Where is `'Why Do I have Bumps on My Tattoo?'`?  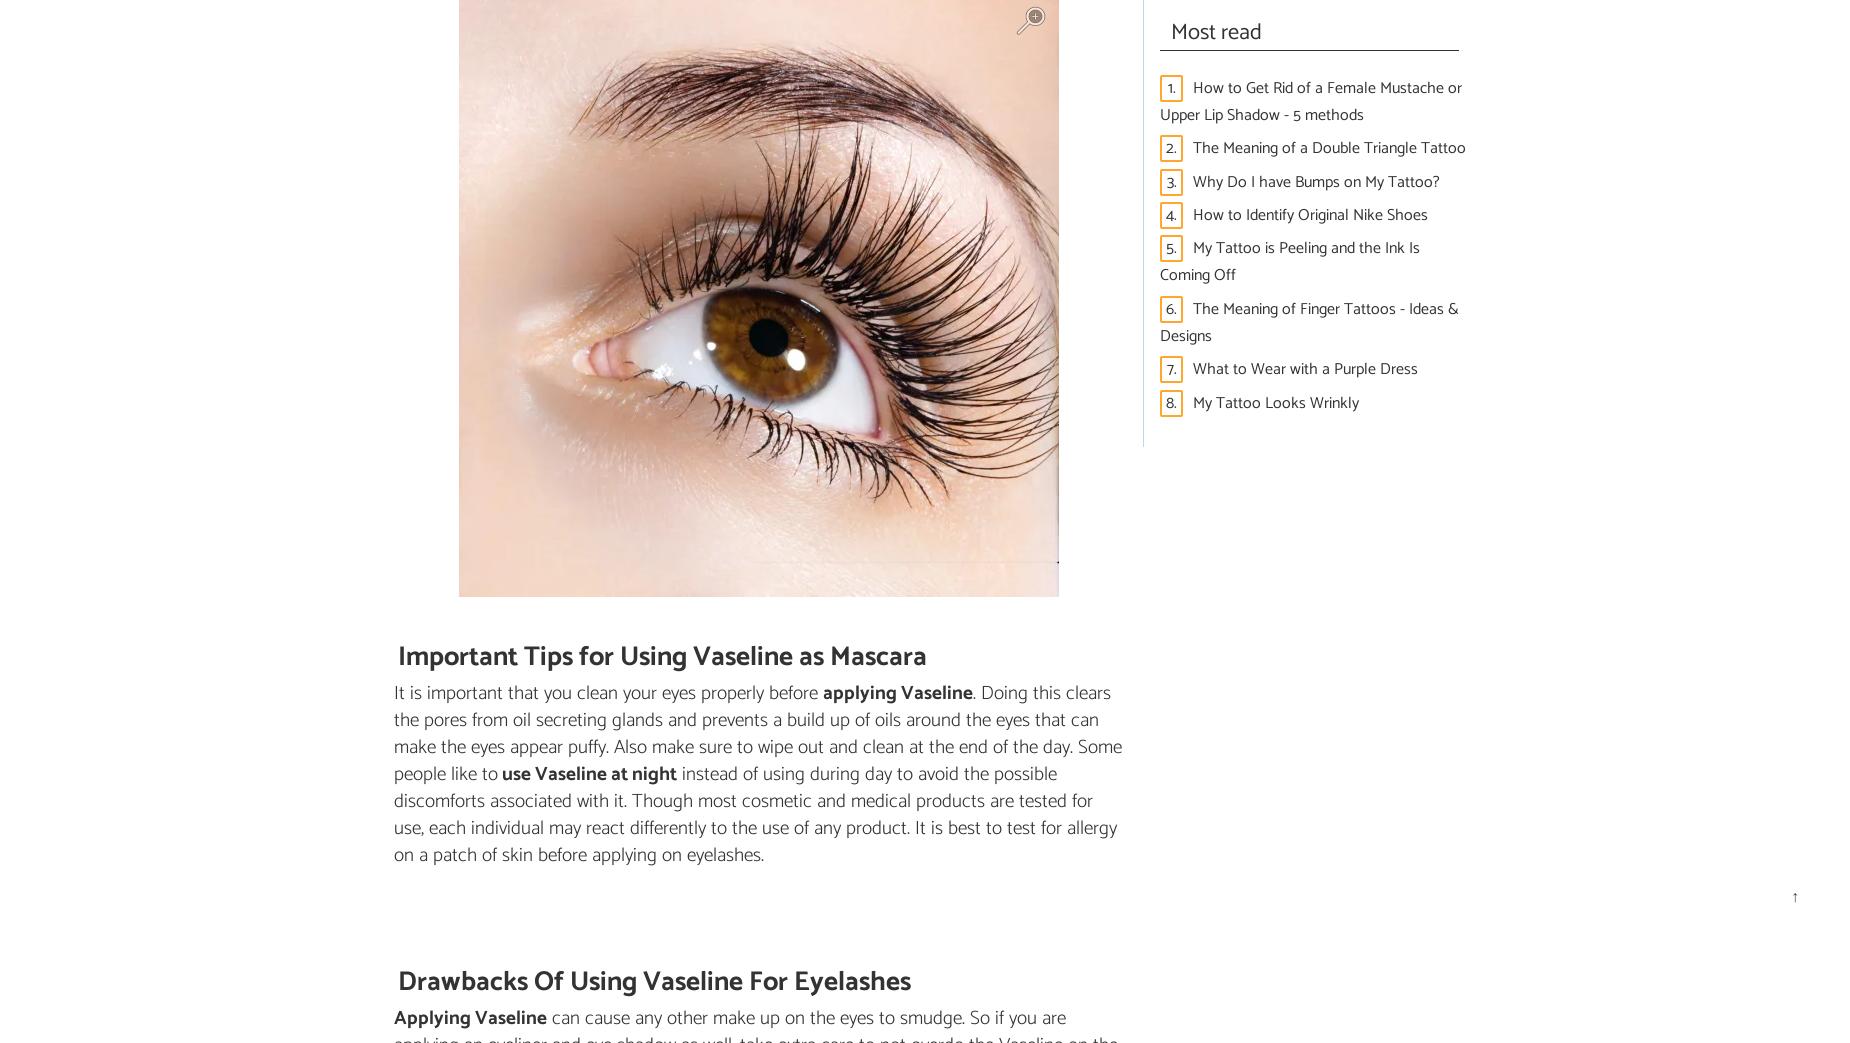 'Why Do I have Bumps on My Tattoo?' is located at coordinates (1315, 180).